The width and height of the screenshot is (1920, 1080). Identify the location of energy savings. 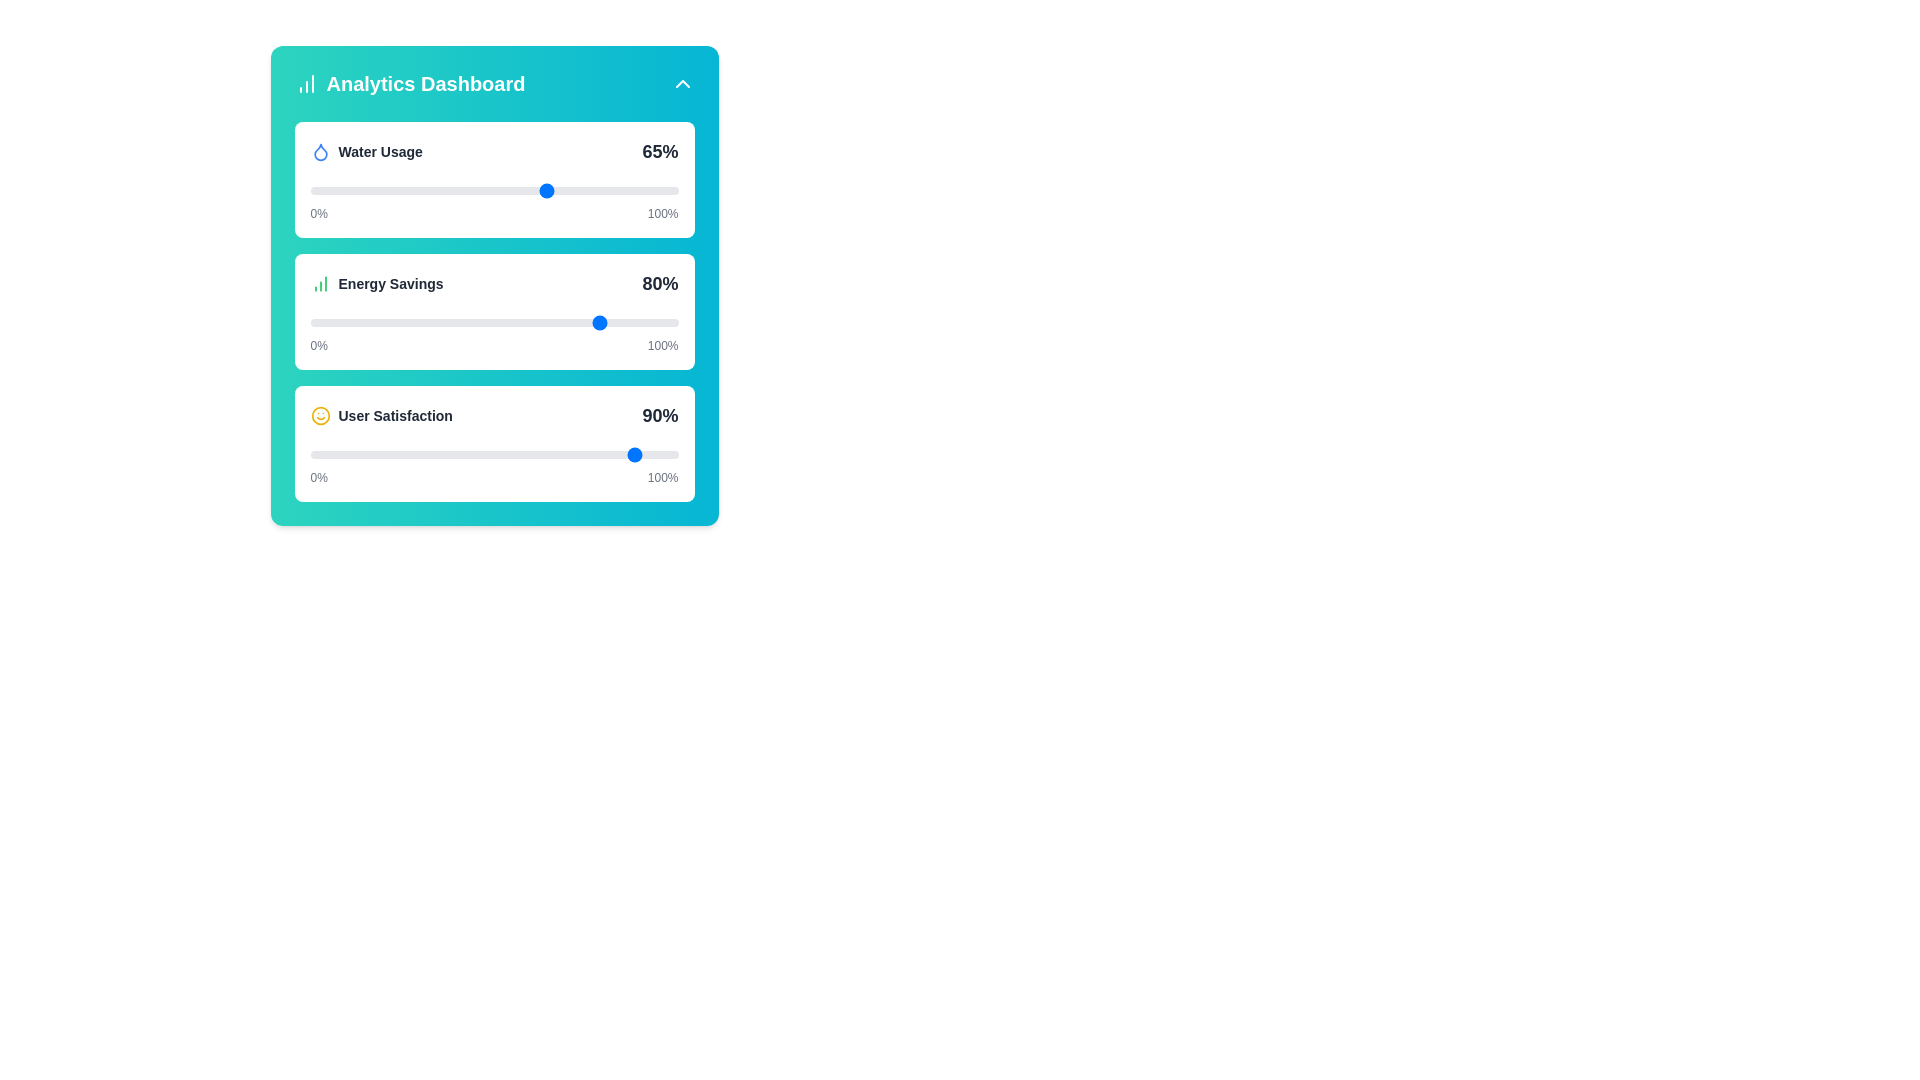
(570, 322).